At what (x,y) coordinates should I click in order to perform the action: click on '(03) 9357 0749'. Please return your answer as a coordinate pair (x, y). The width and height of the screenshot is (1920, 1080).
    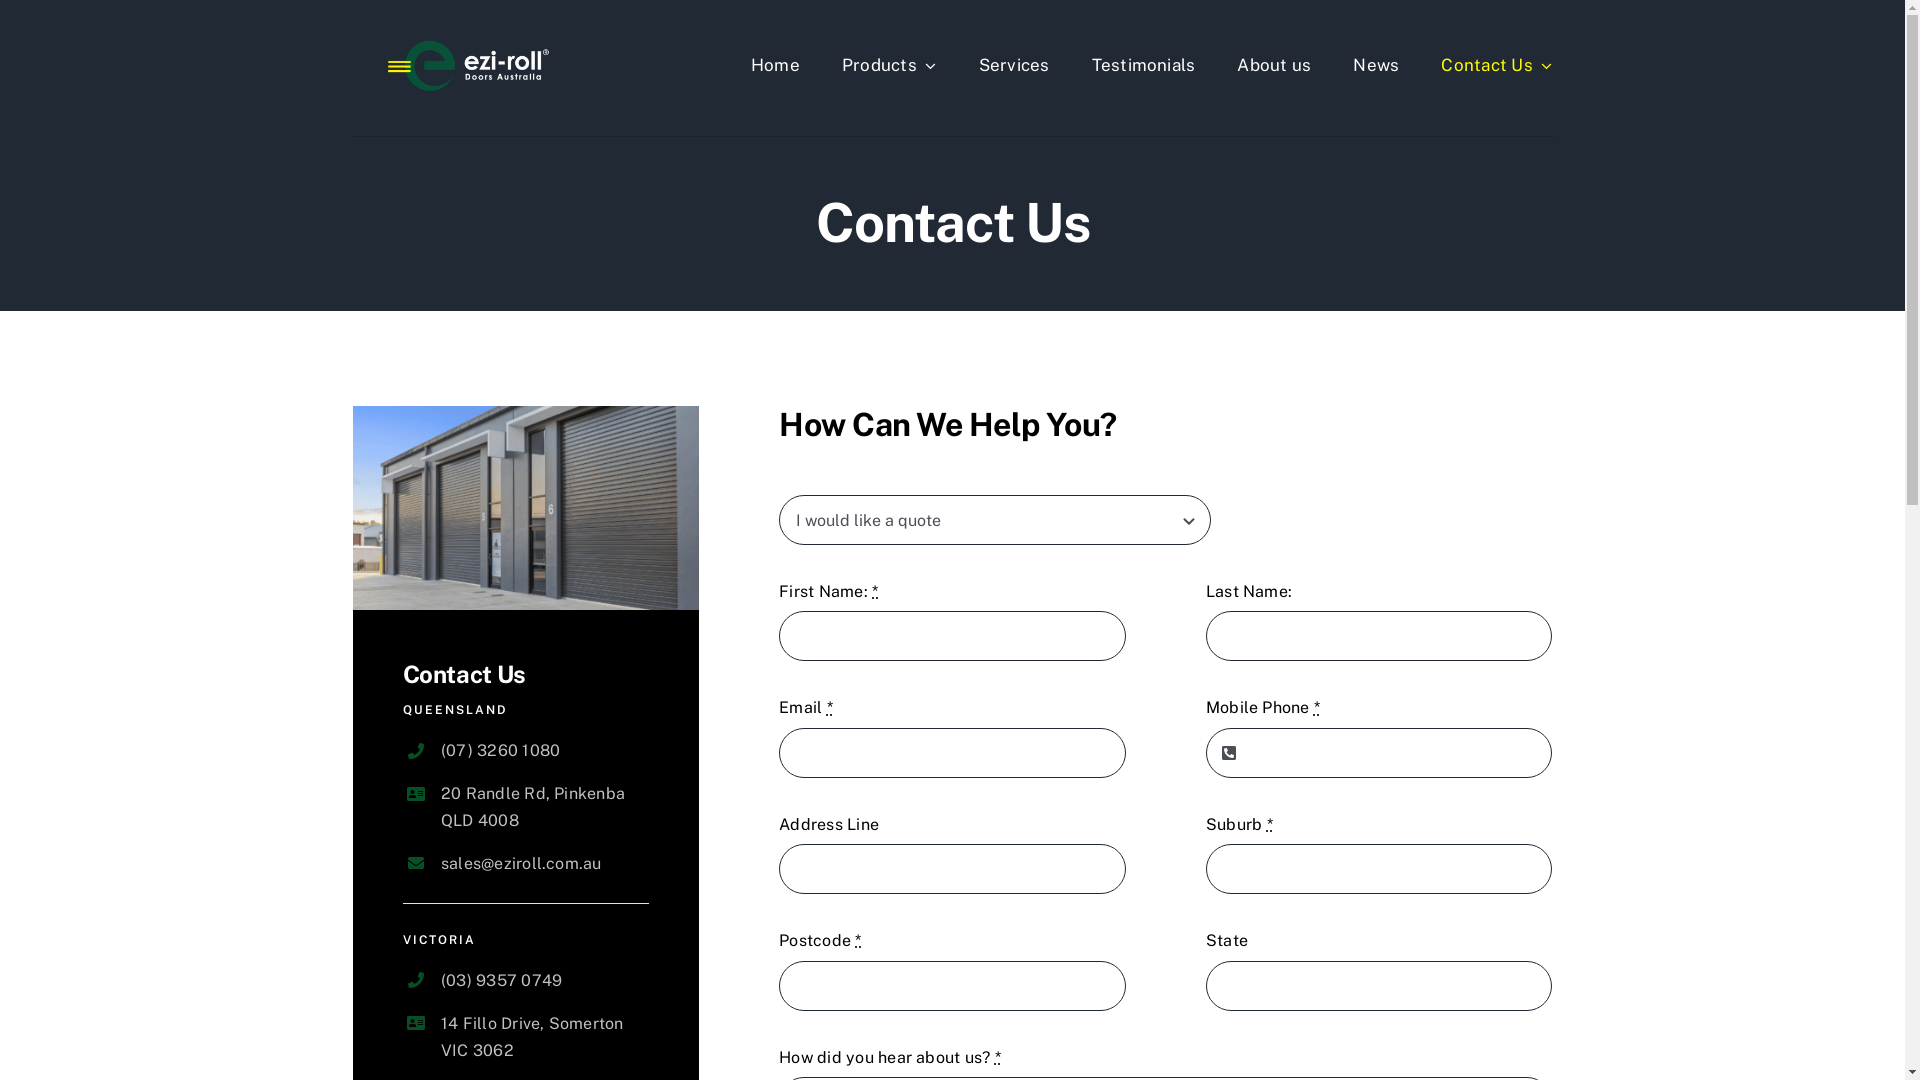
    Looking at the image, I should click on (501, 979).